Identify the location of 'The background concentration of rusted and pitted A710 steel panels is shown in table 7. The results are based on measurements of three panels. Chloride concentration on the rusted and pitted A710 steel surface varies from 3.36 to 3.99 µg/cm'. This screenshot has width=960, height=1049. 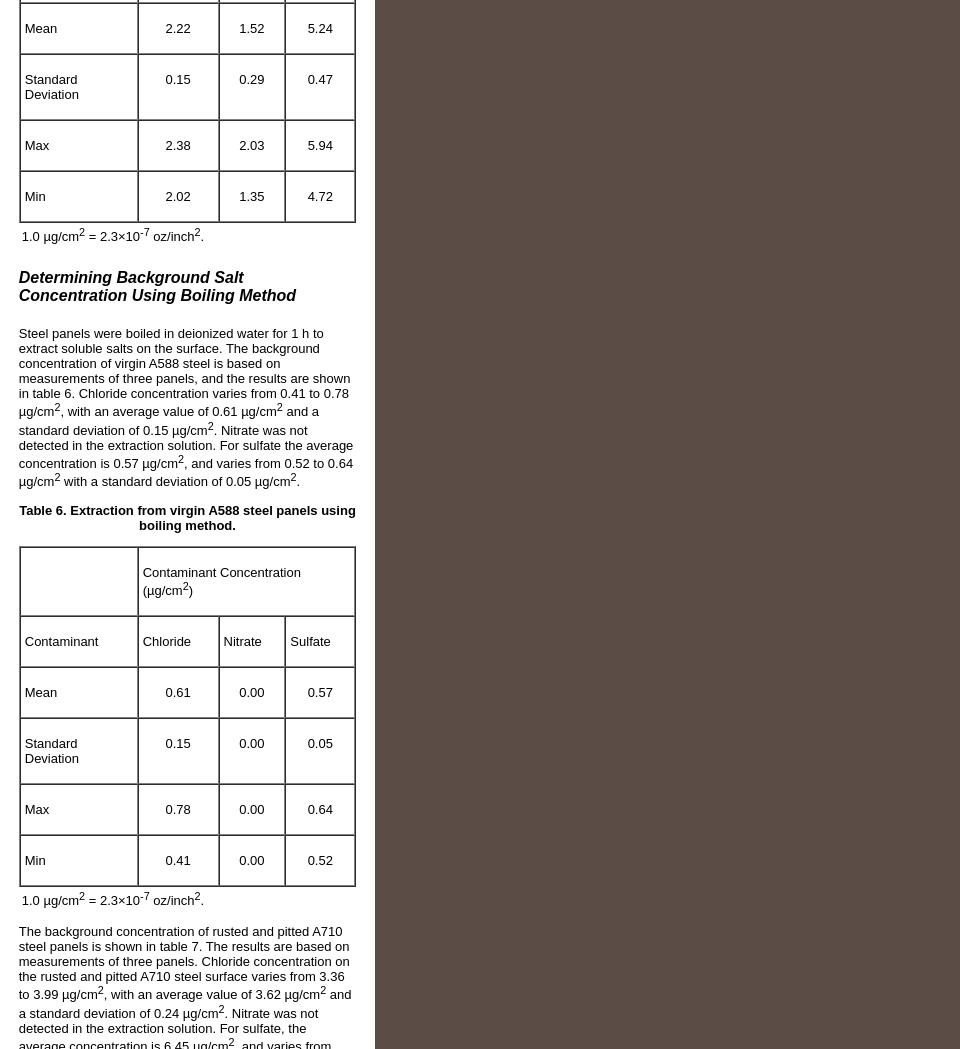
(183, 962).